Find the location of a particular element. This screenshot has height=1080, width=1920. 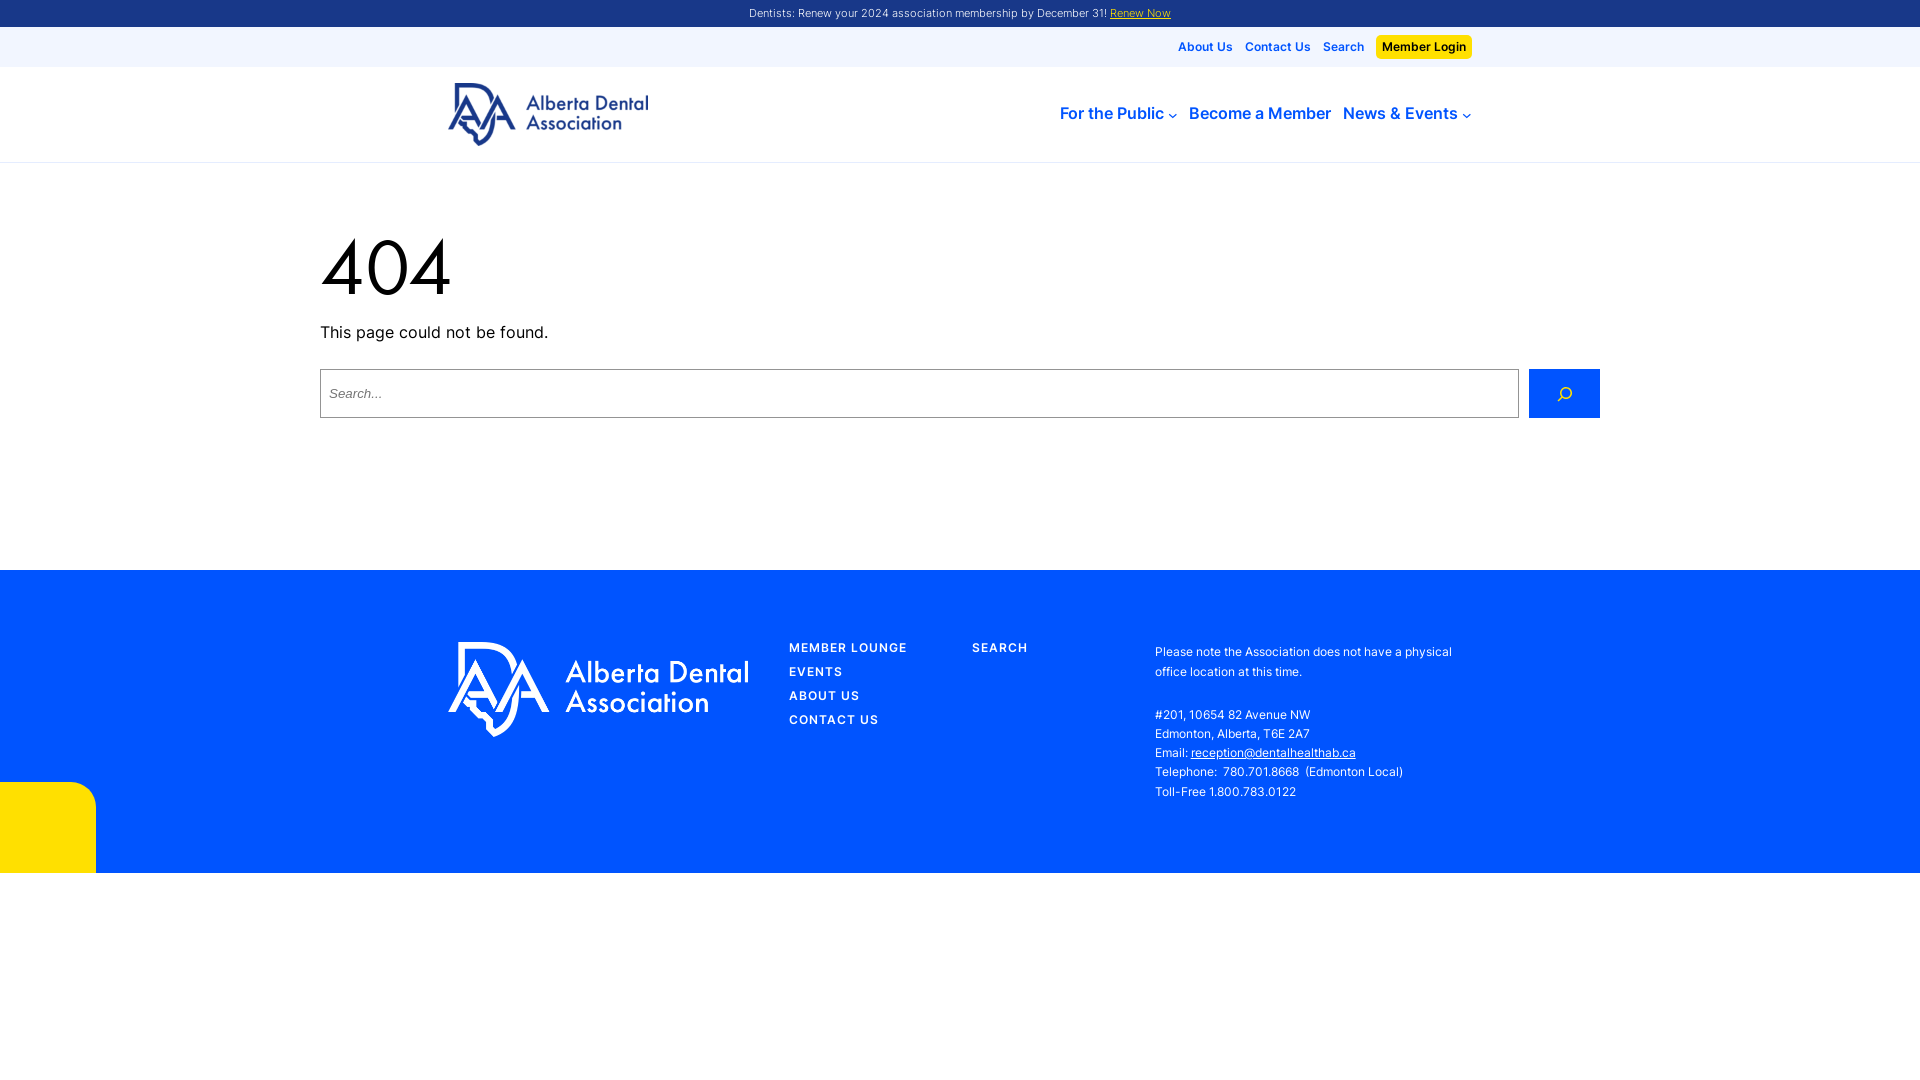

'Renew Now' is located at coordinates (1108, 12).